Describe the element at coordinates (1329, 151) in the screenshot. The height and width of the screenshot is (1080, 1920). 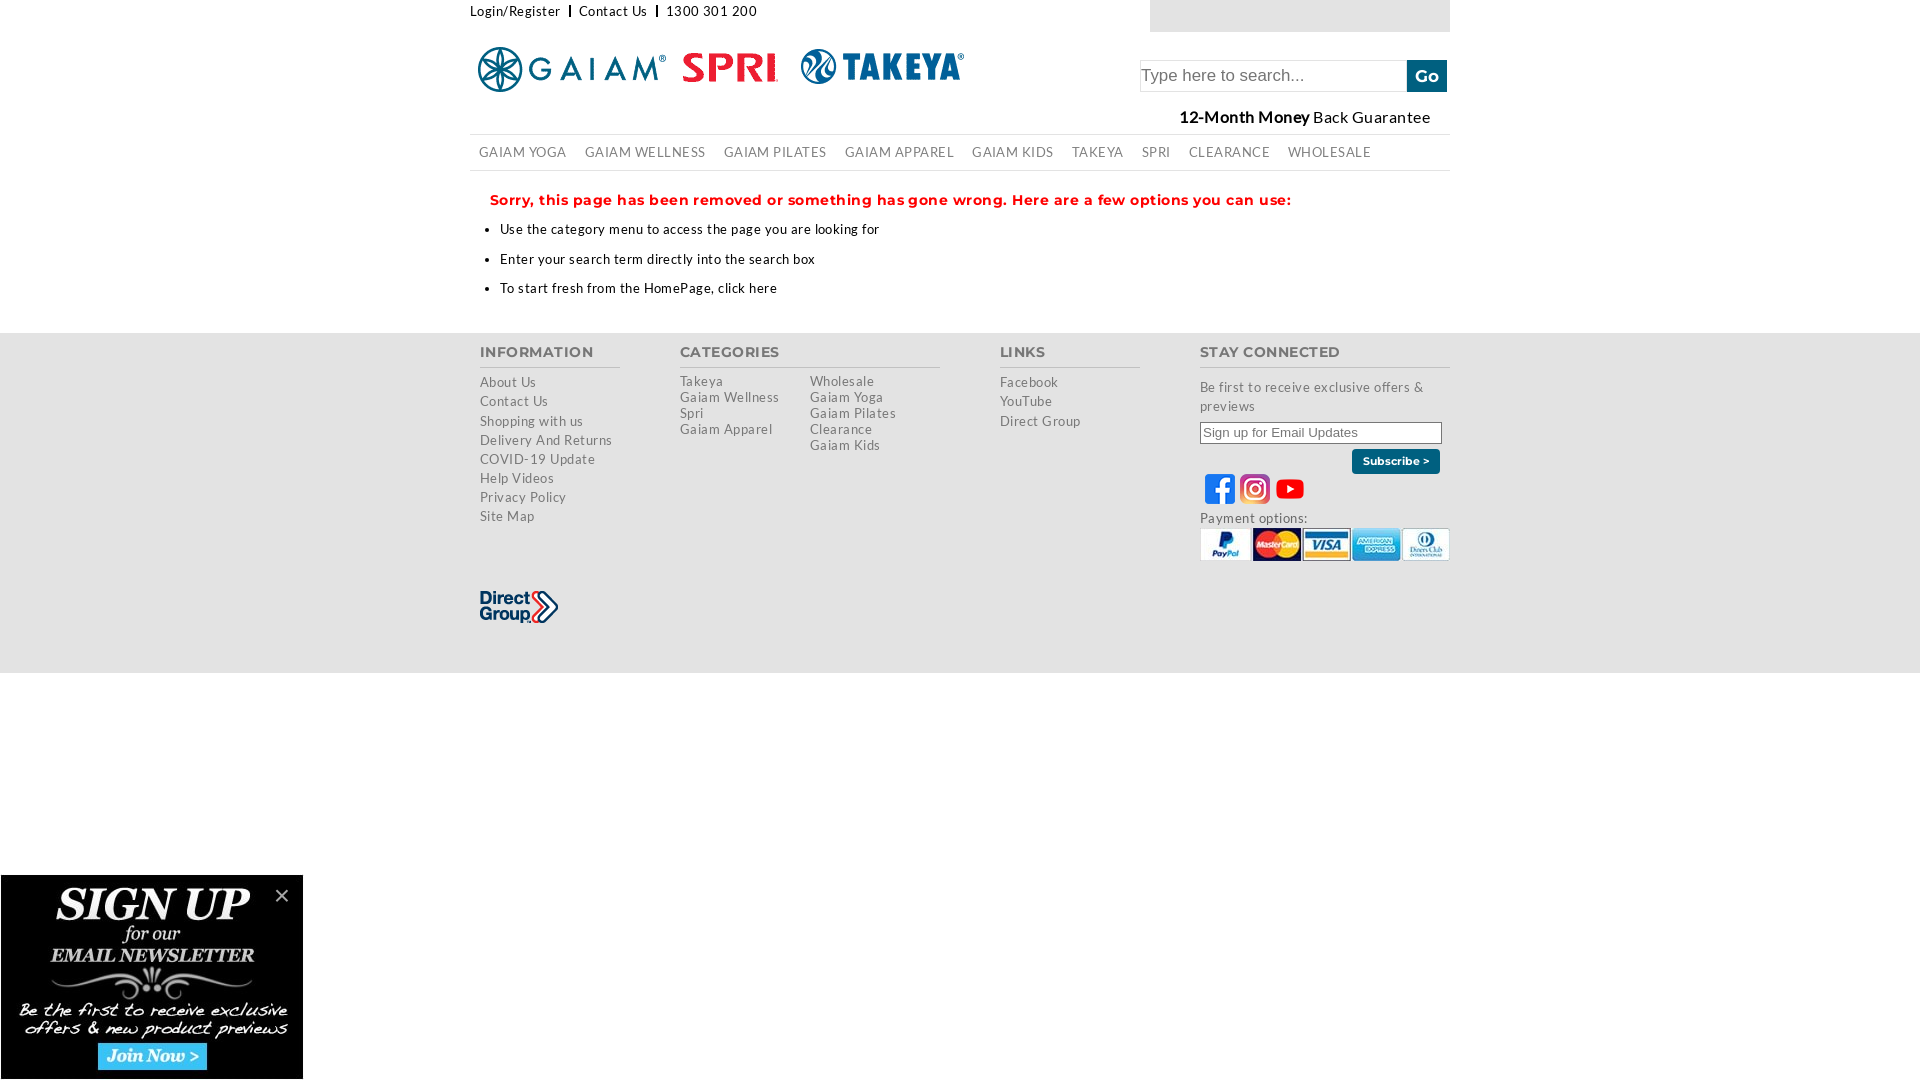
I see `'WHOLESALE'` at that location.